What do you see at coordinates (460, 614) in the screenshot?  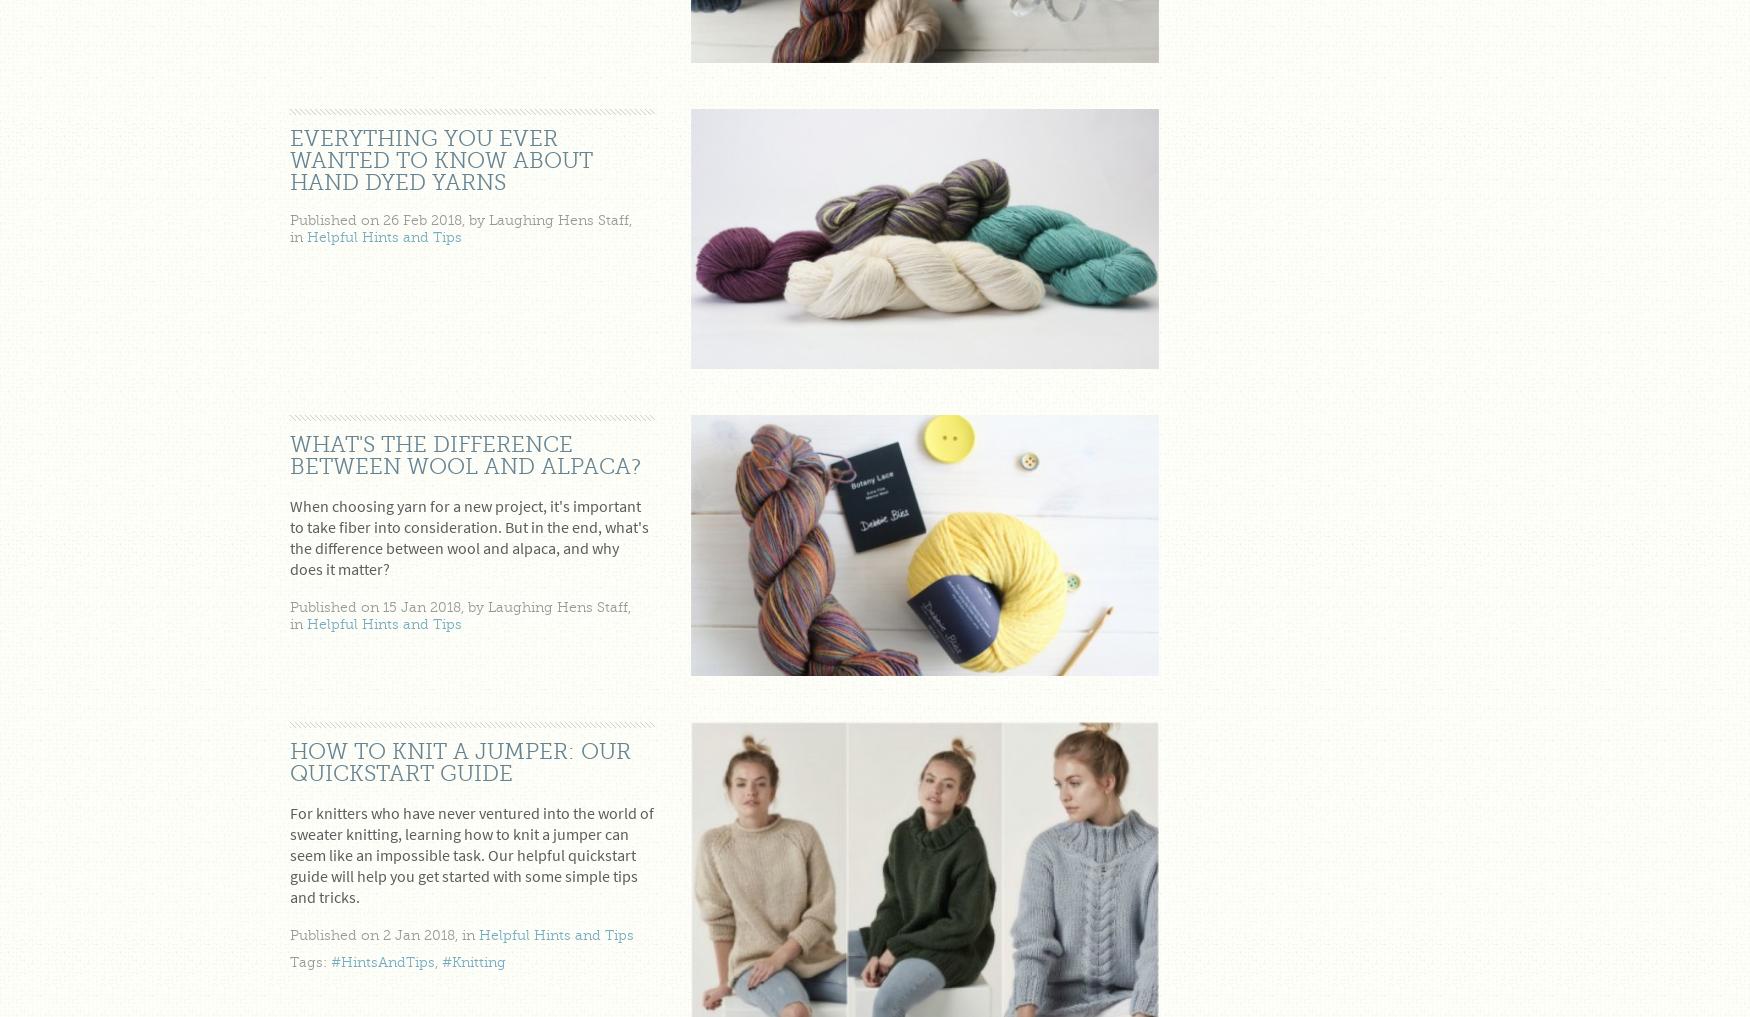 I see `'Published on 15 Jan 2018, by Laughing Hens Staff, in'` at bounding box center [460, 614].